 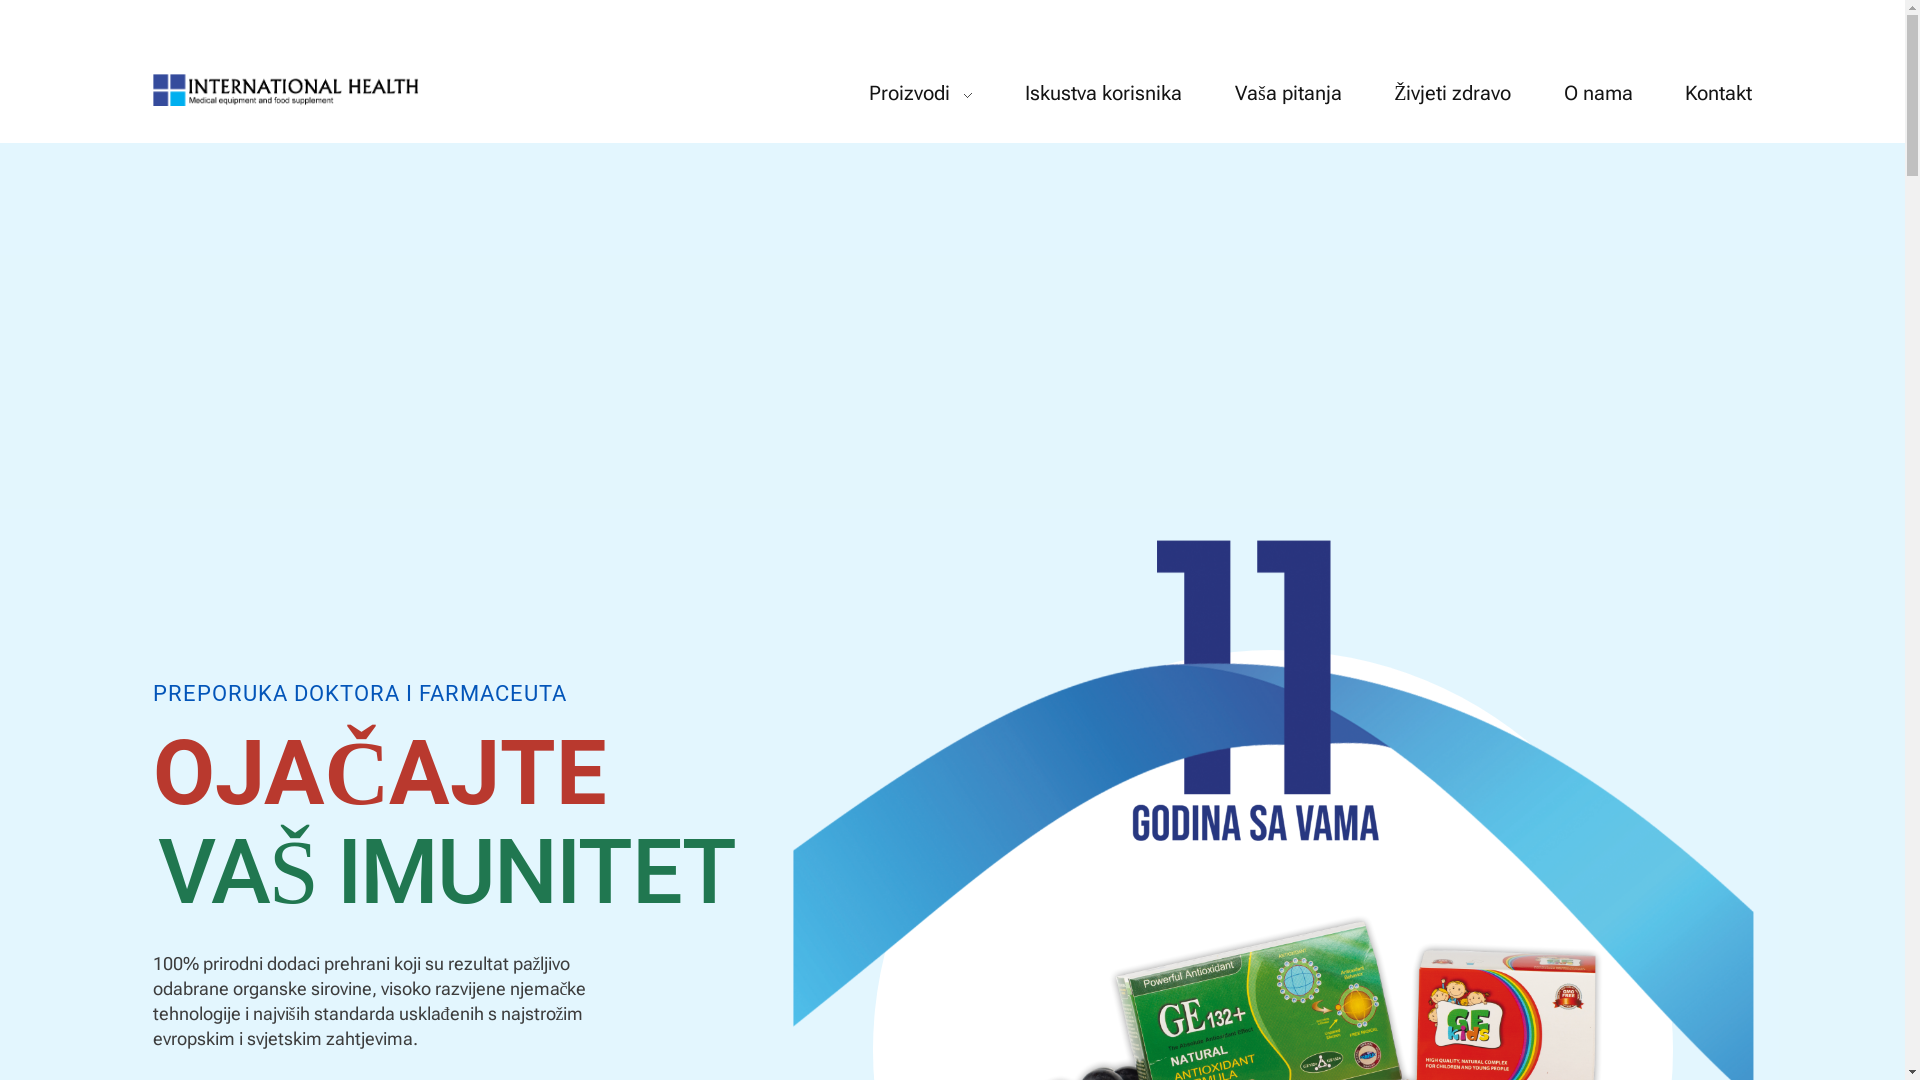 I want to click on 'Proizvodi', so click(x=868, y=92).